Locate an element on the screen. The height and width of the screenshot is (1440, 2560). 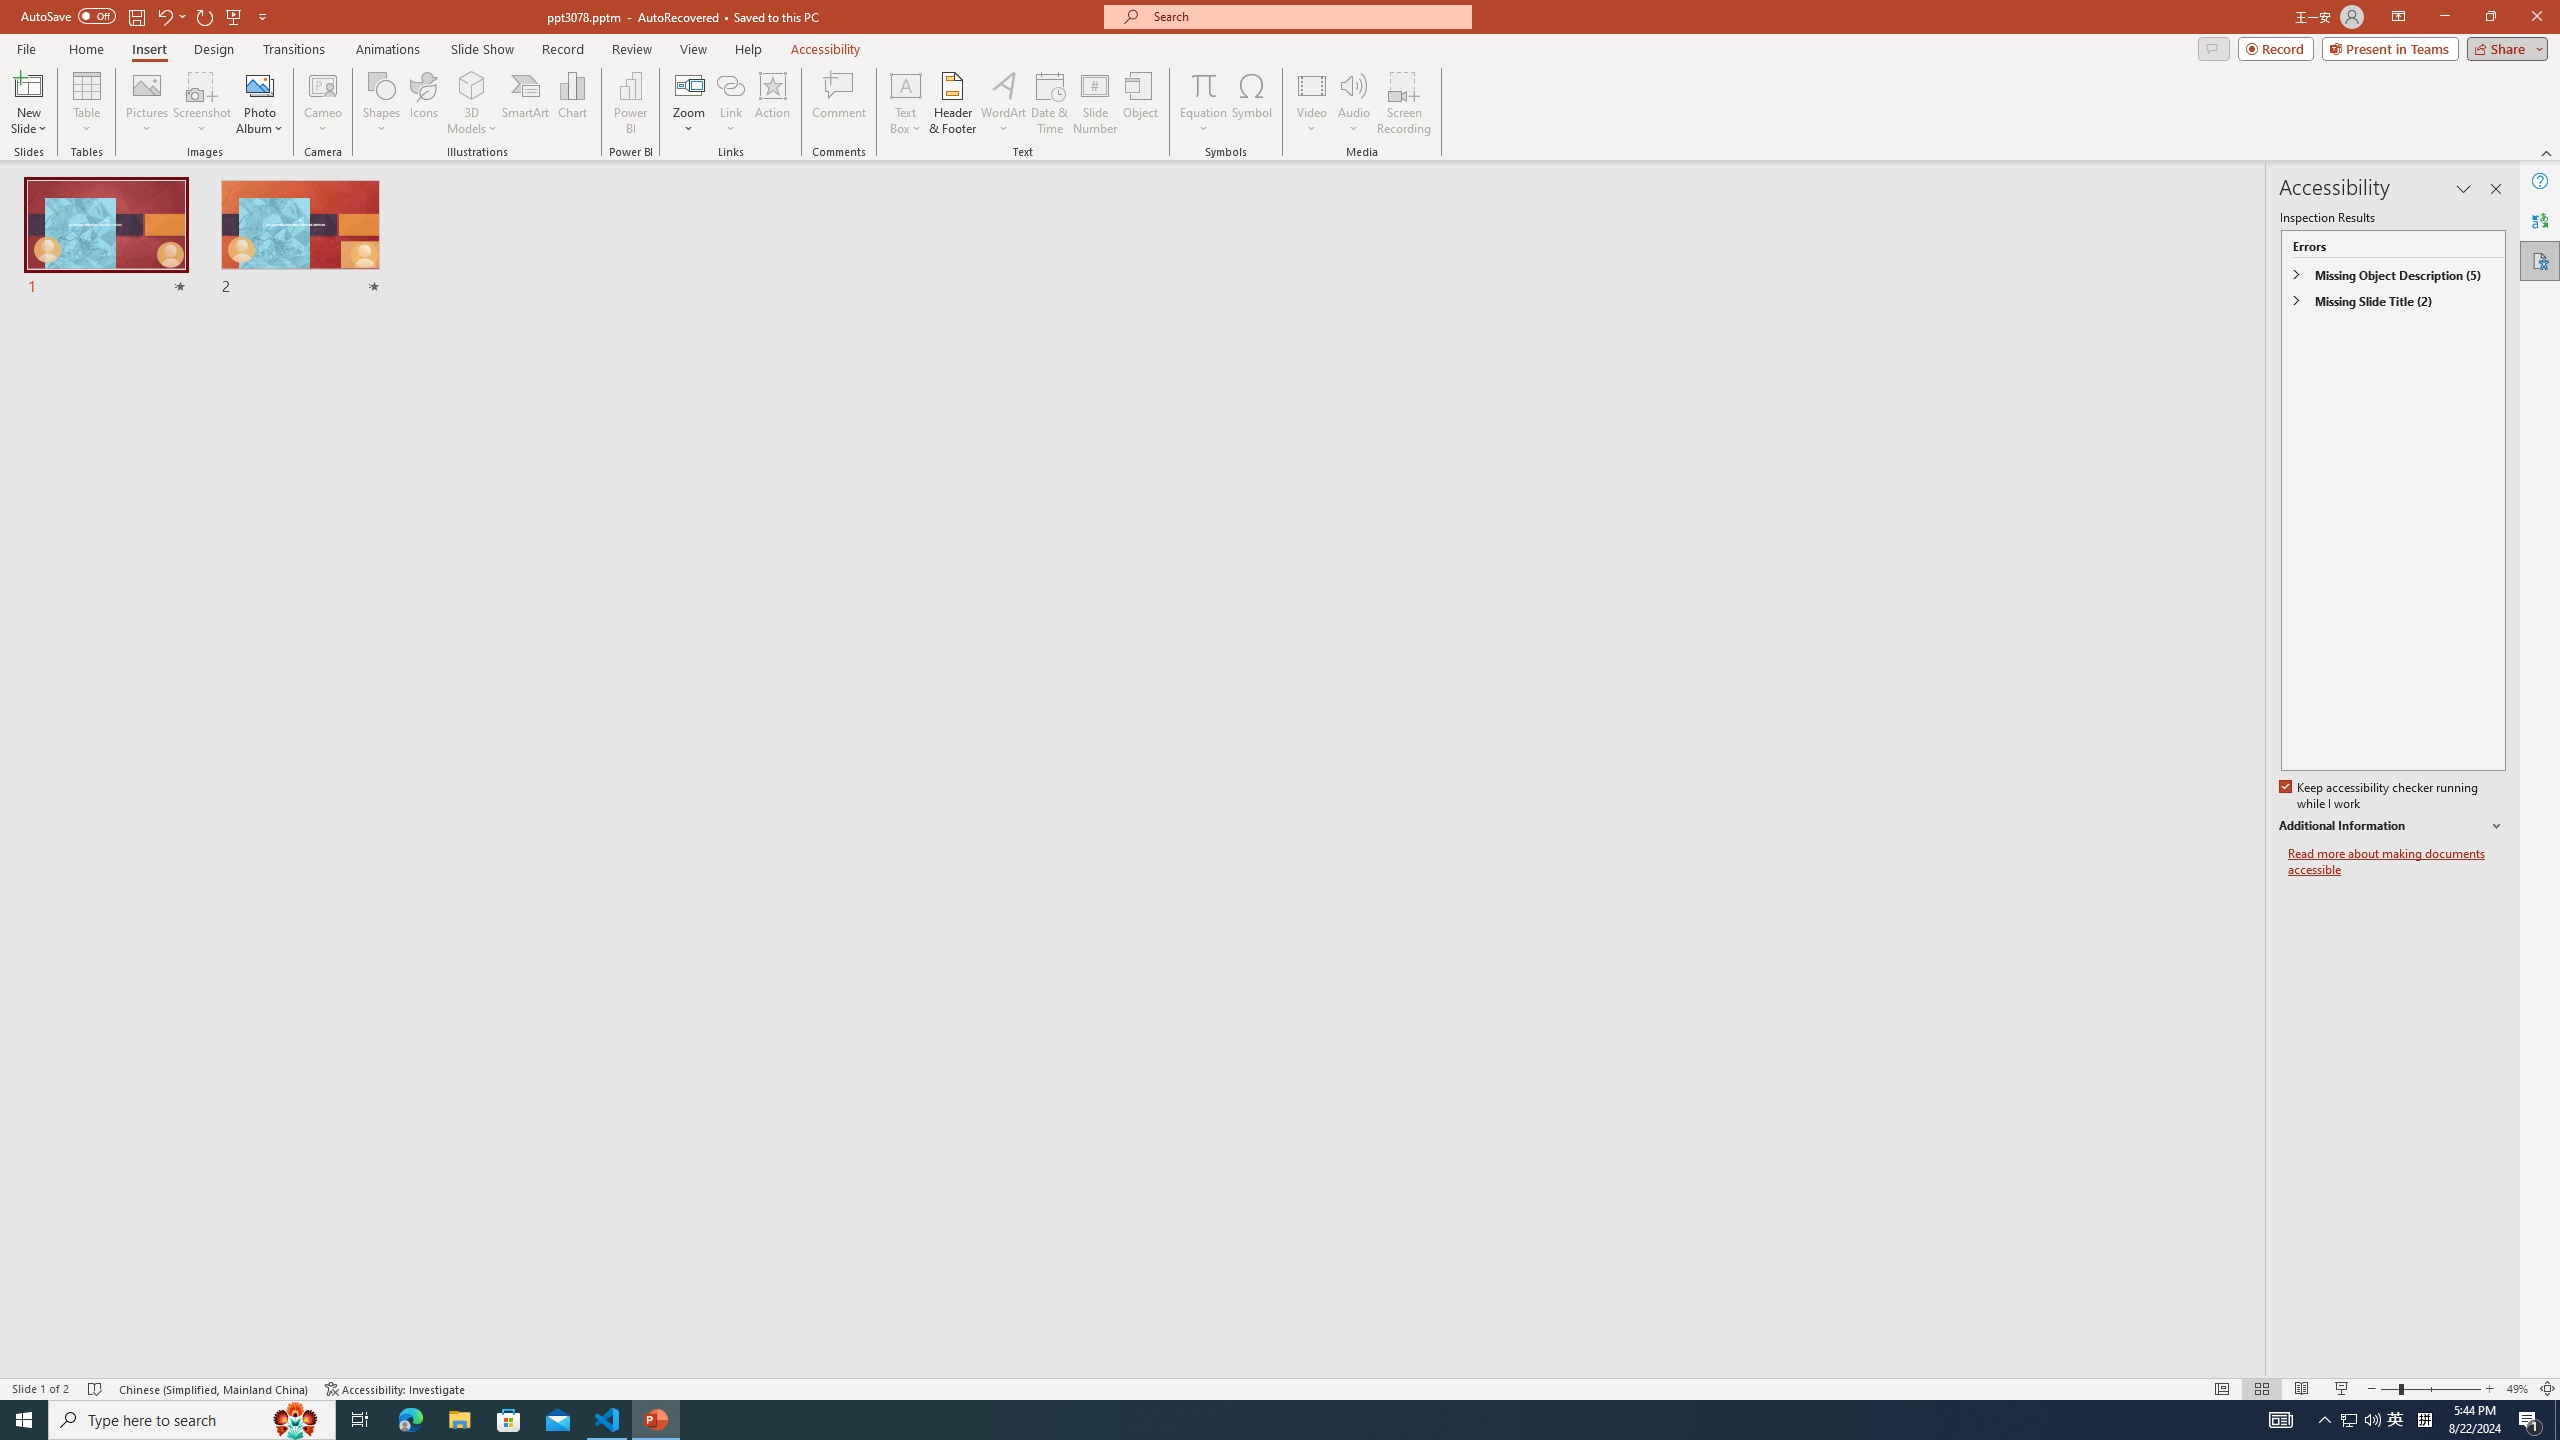
'Text Box' is located at coordinates (905, 103).